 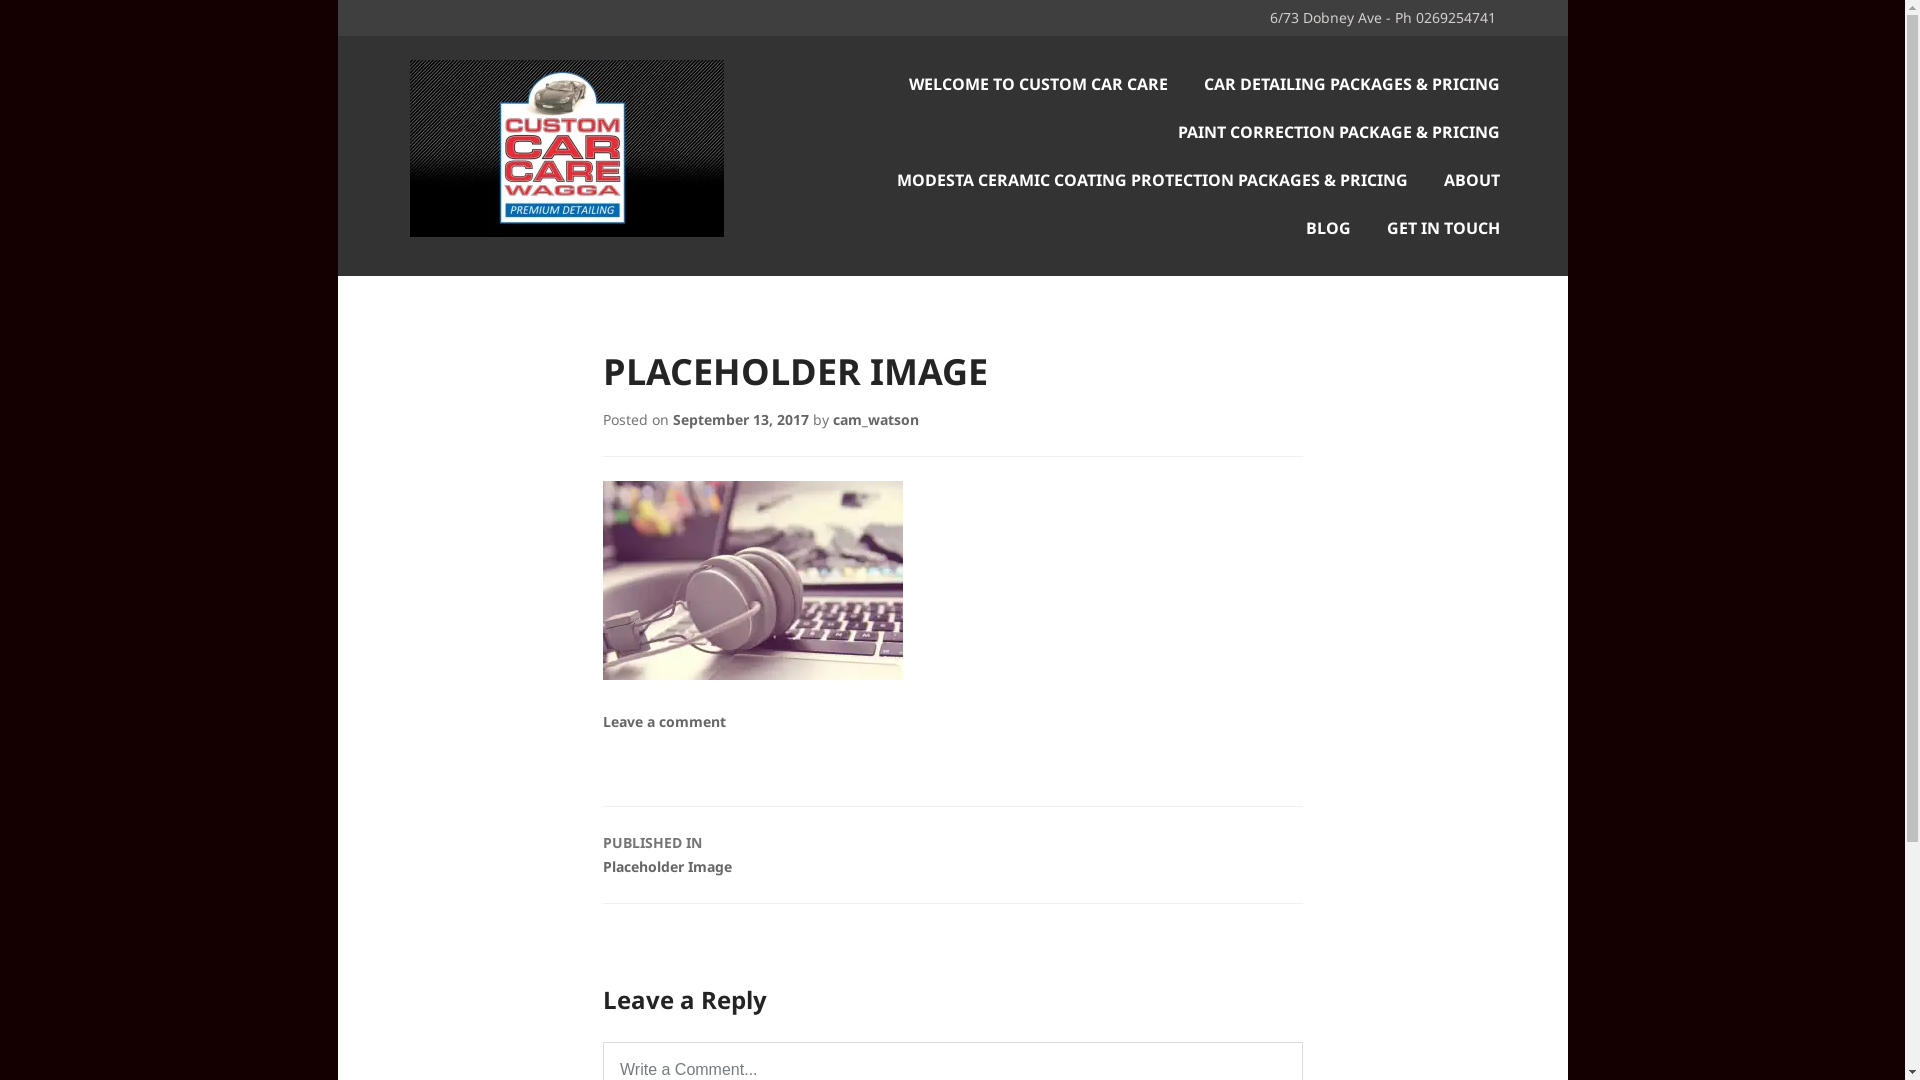 What do you see at coordinates (1328, 226) in the screenshot?
I see `'BLOG'` at bounding box center [1328, 226].